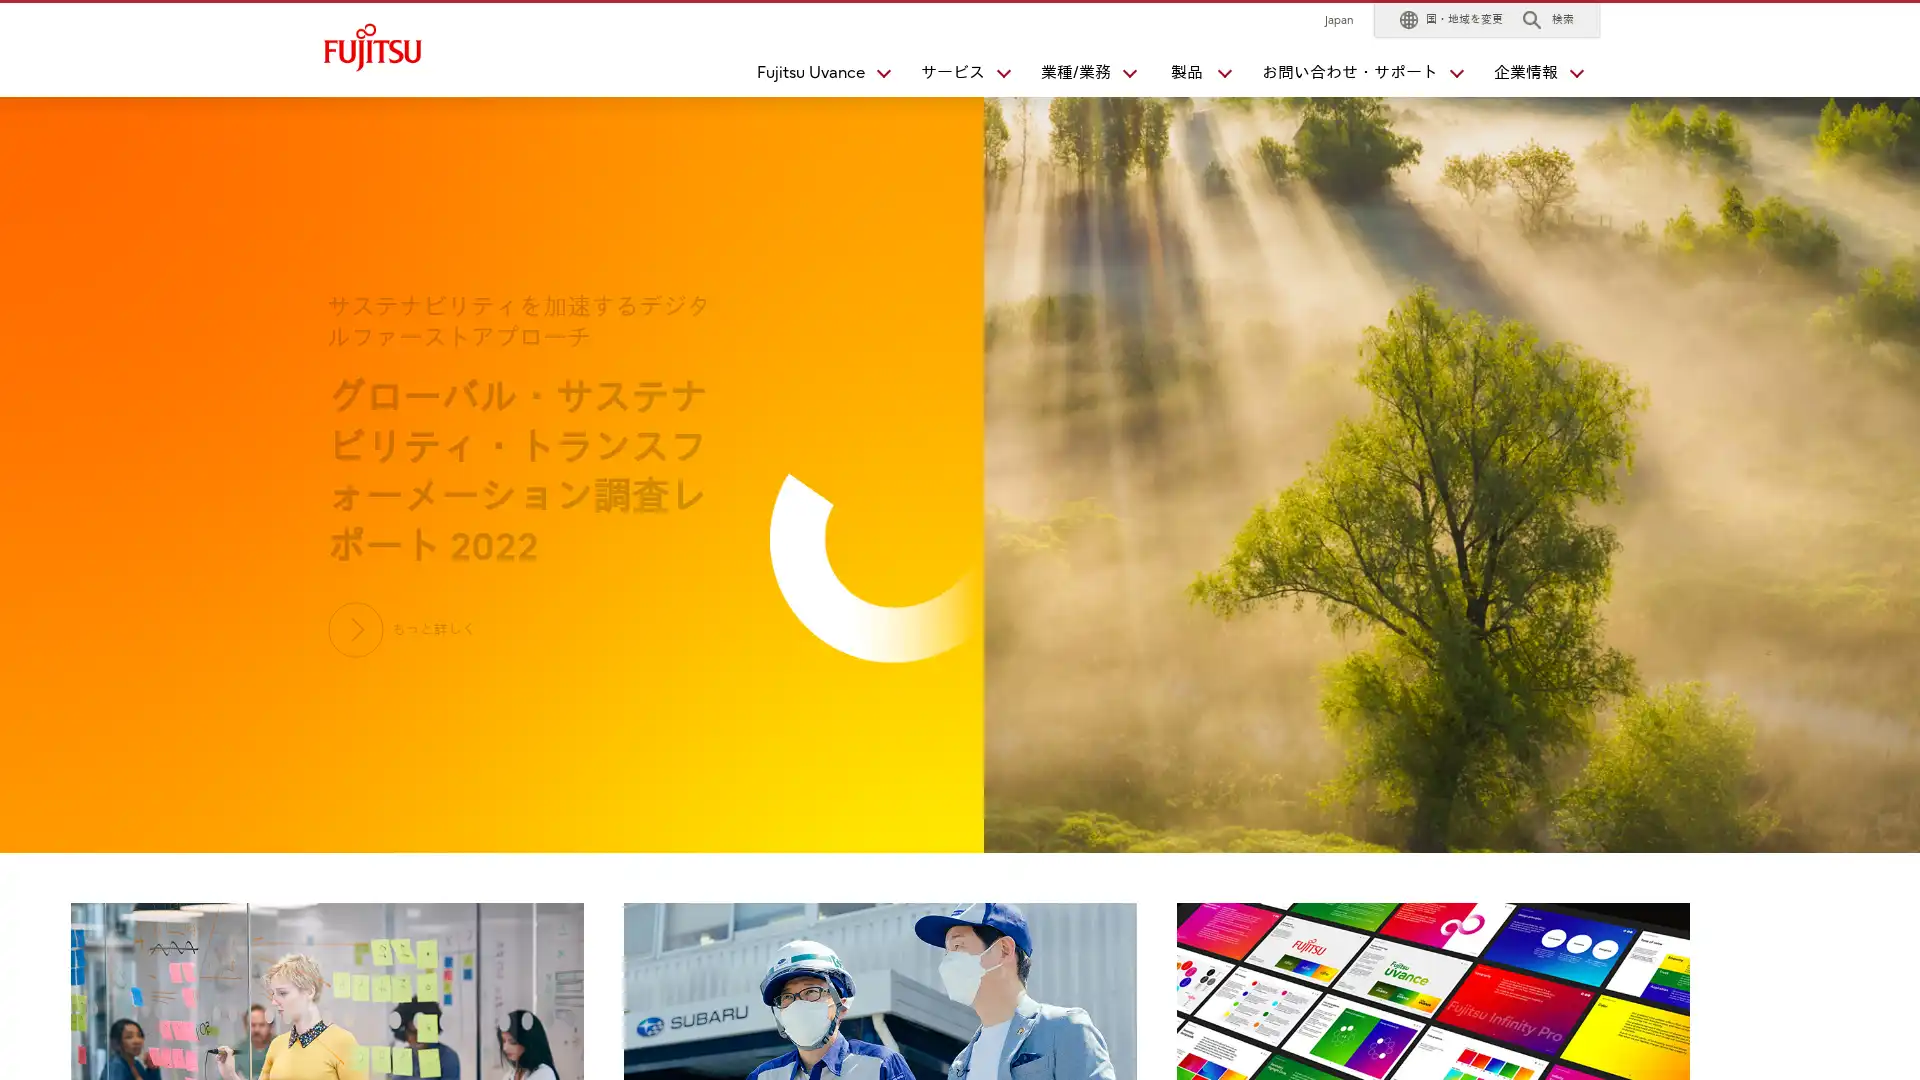  Describe the element at coordinates (815, 76) in the screenshot. I see `Fujitsu Uvance` at that location.